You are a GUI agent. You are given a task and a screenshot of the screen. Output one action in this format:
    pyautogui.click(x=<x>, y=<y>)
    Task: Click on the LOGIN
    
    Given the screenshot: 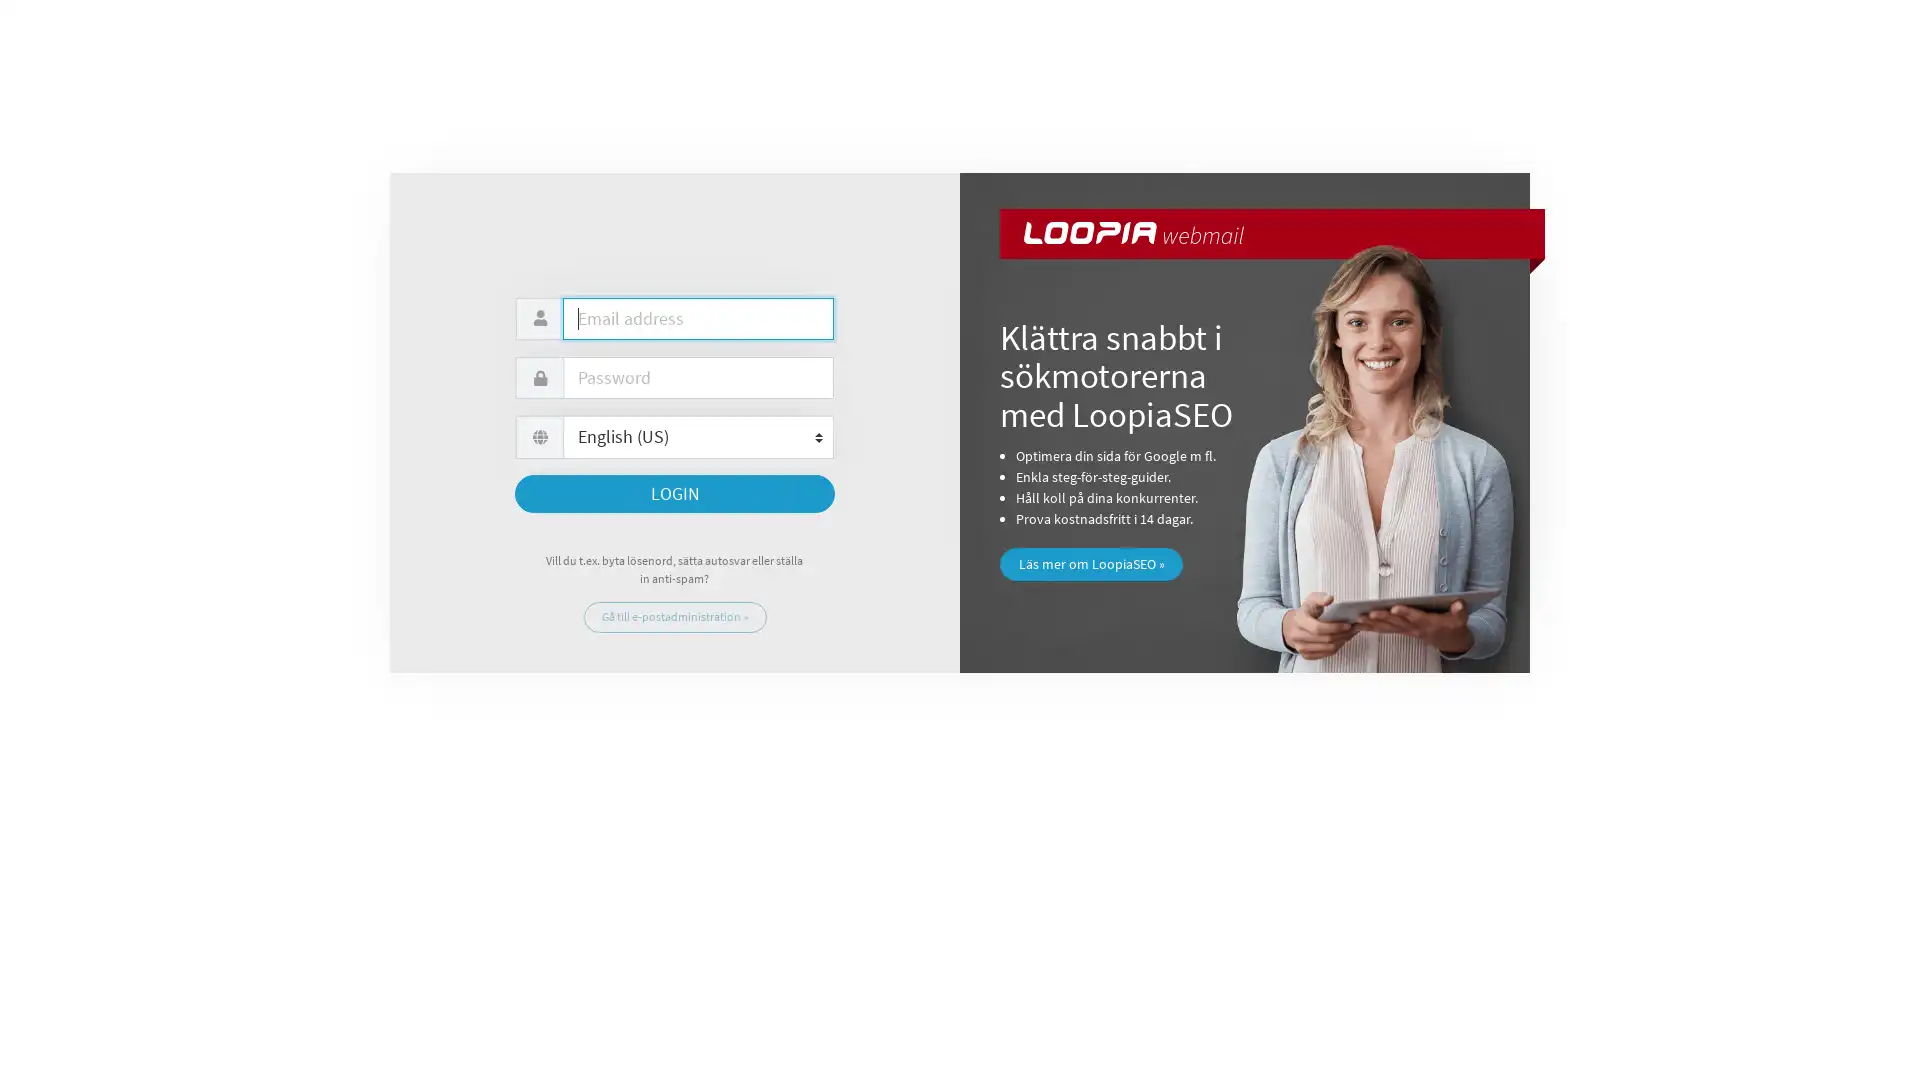 What is the action you would take?
    pyautogui.click(x=675, y=493)
    